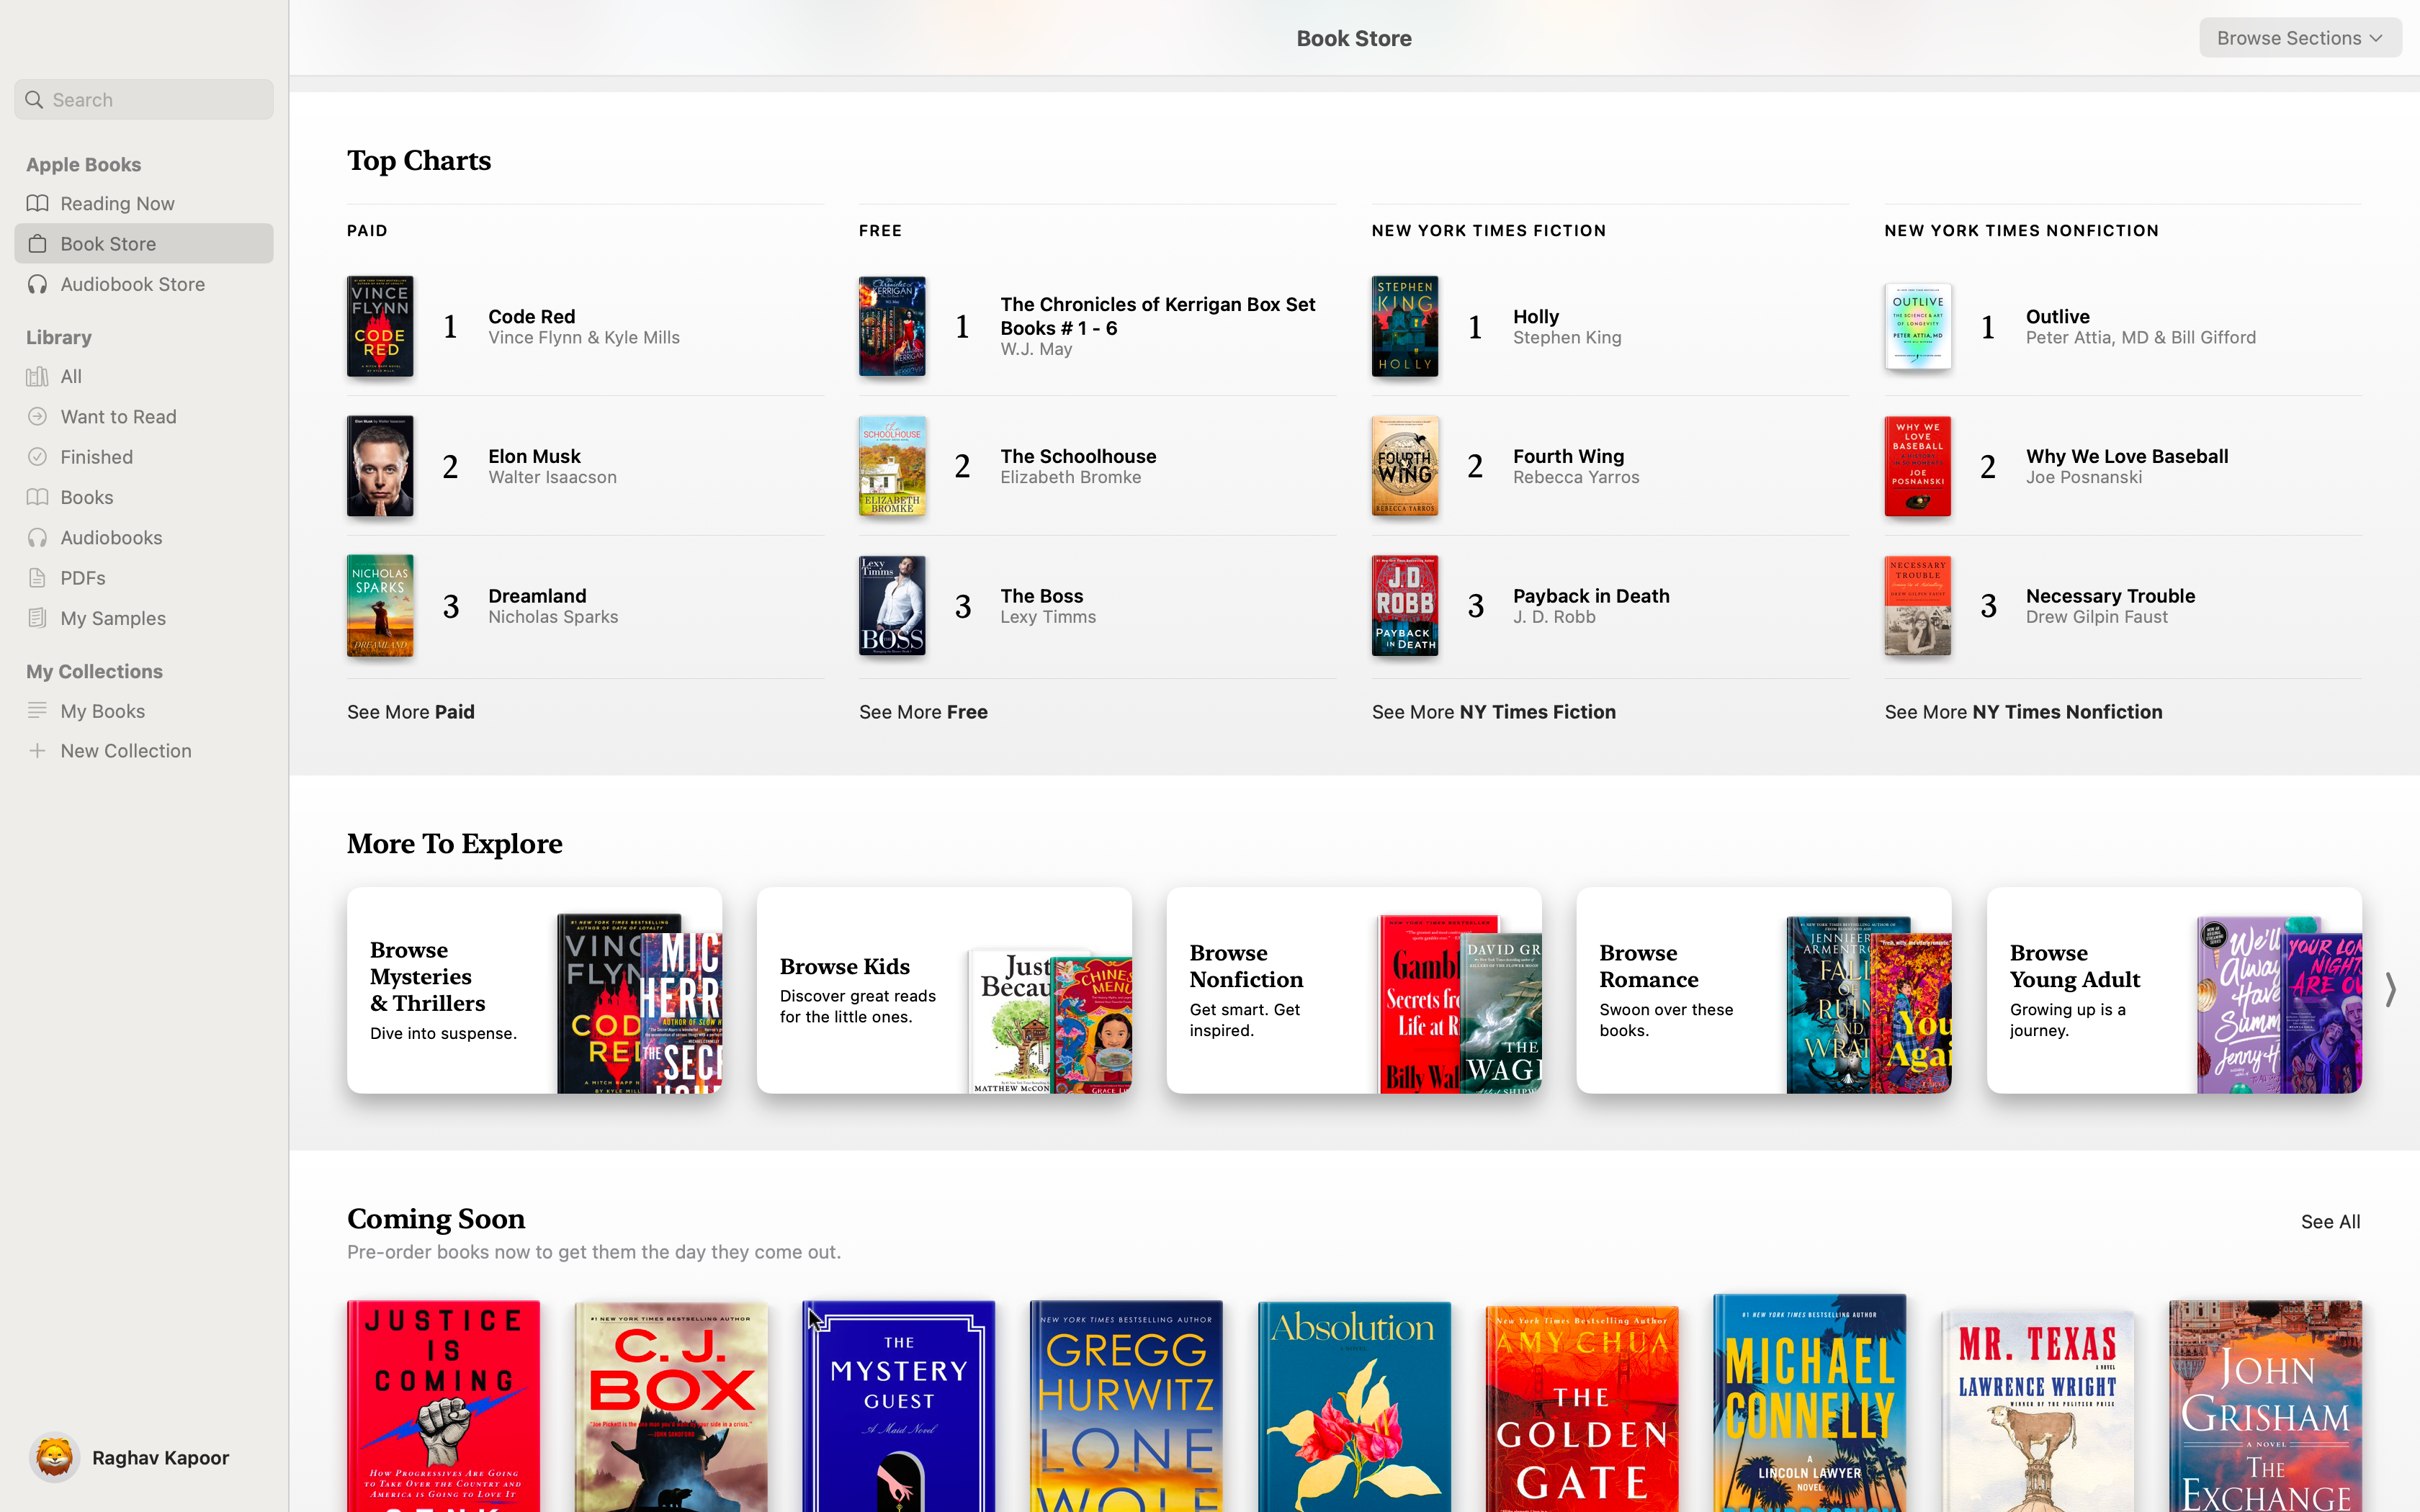 Image resolution: width=2420 pixels, height=1512 pixels. What do you see at coordinates (566, 606) in the screenshot?
I see `"Dreamland" from purchased top books` at bounding box center [566, 606].